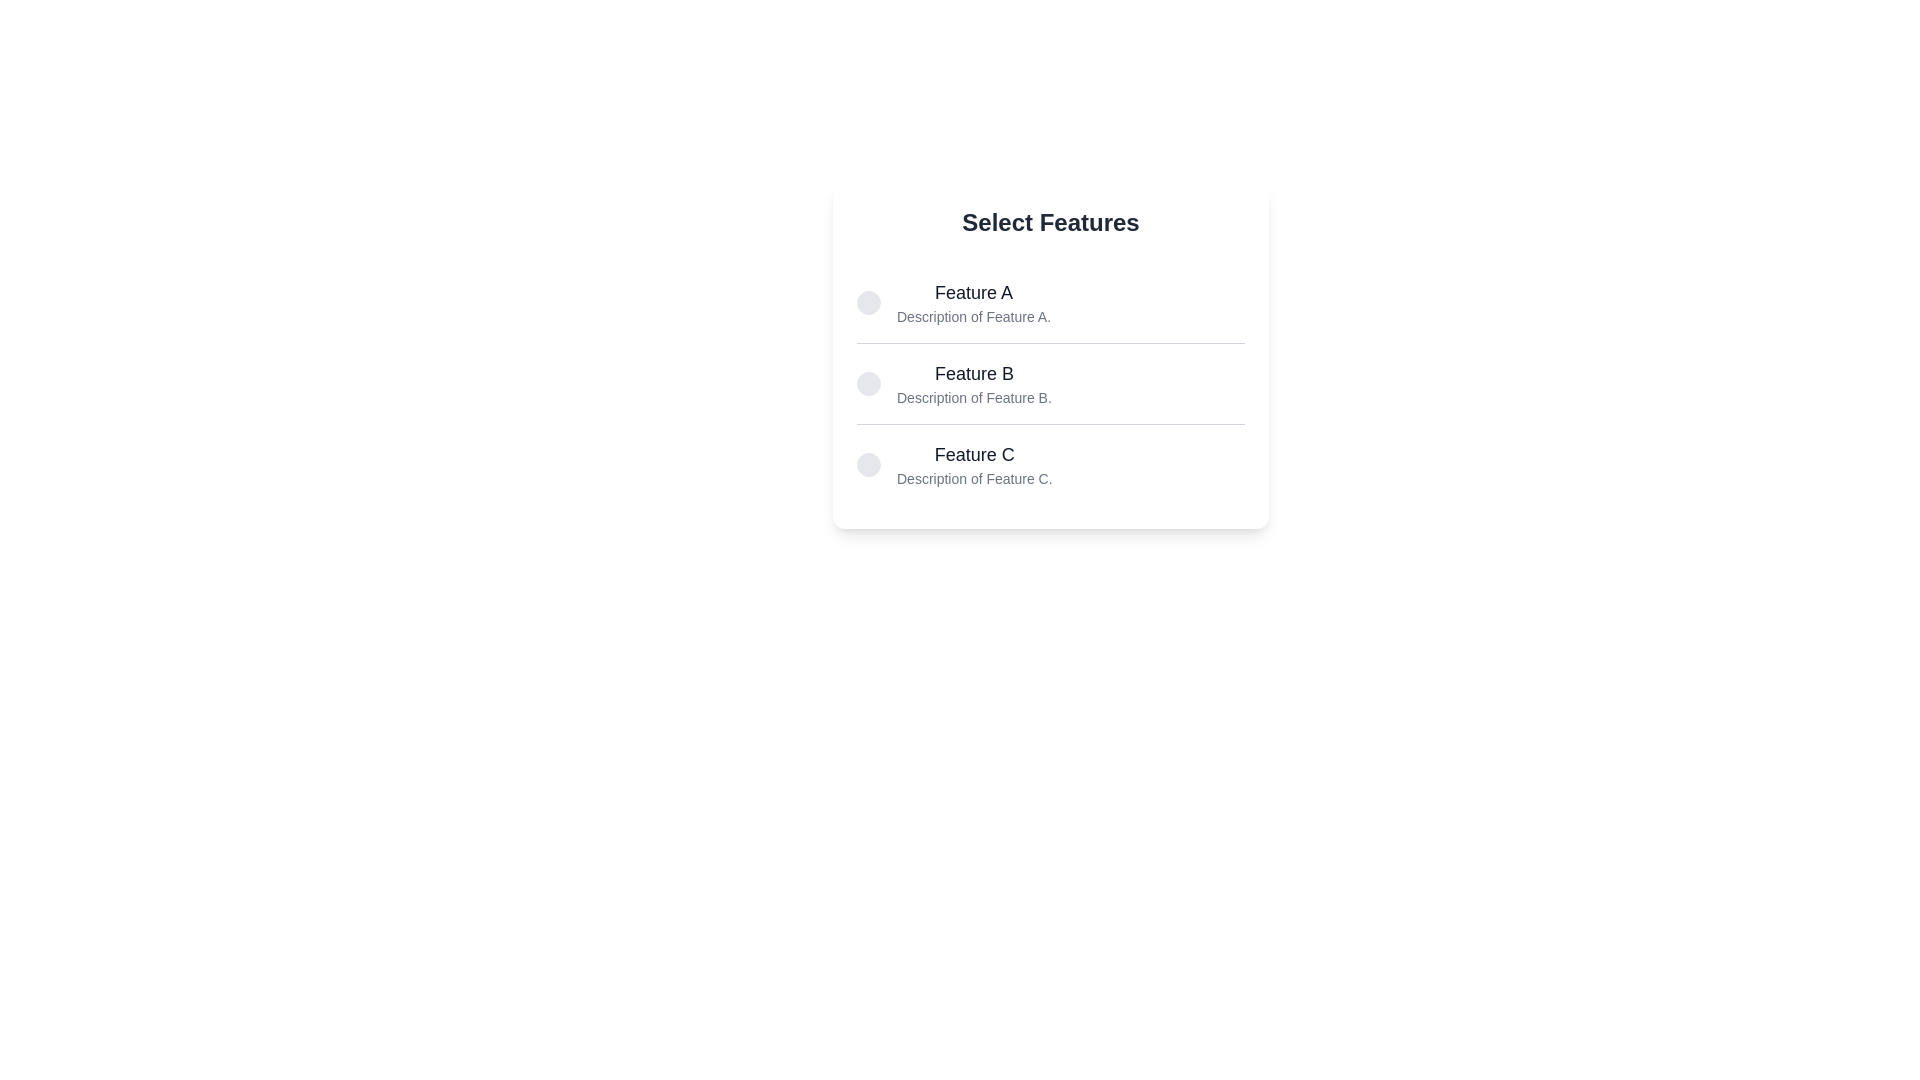 Image resolution: width=1920 pixels, height=1080 pixels. What do you see at coordinates (974, 315) in the screenshot?
I see `the Text label that provides additional descriptive information about 'Feature A'` at bounding box center [974, 315].